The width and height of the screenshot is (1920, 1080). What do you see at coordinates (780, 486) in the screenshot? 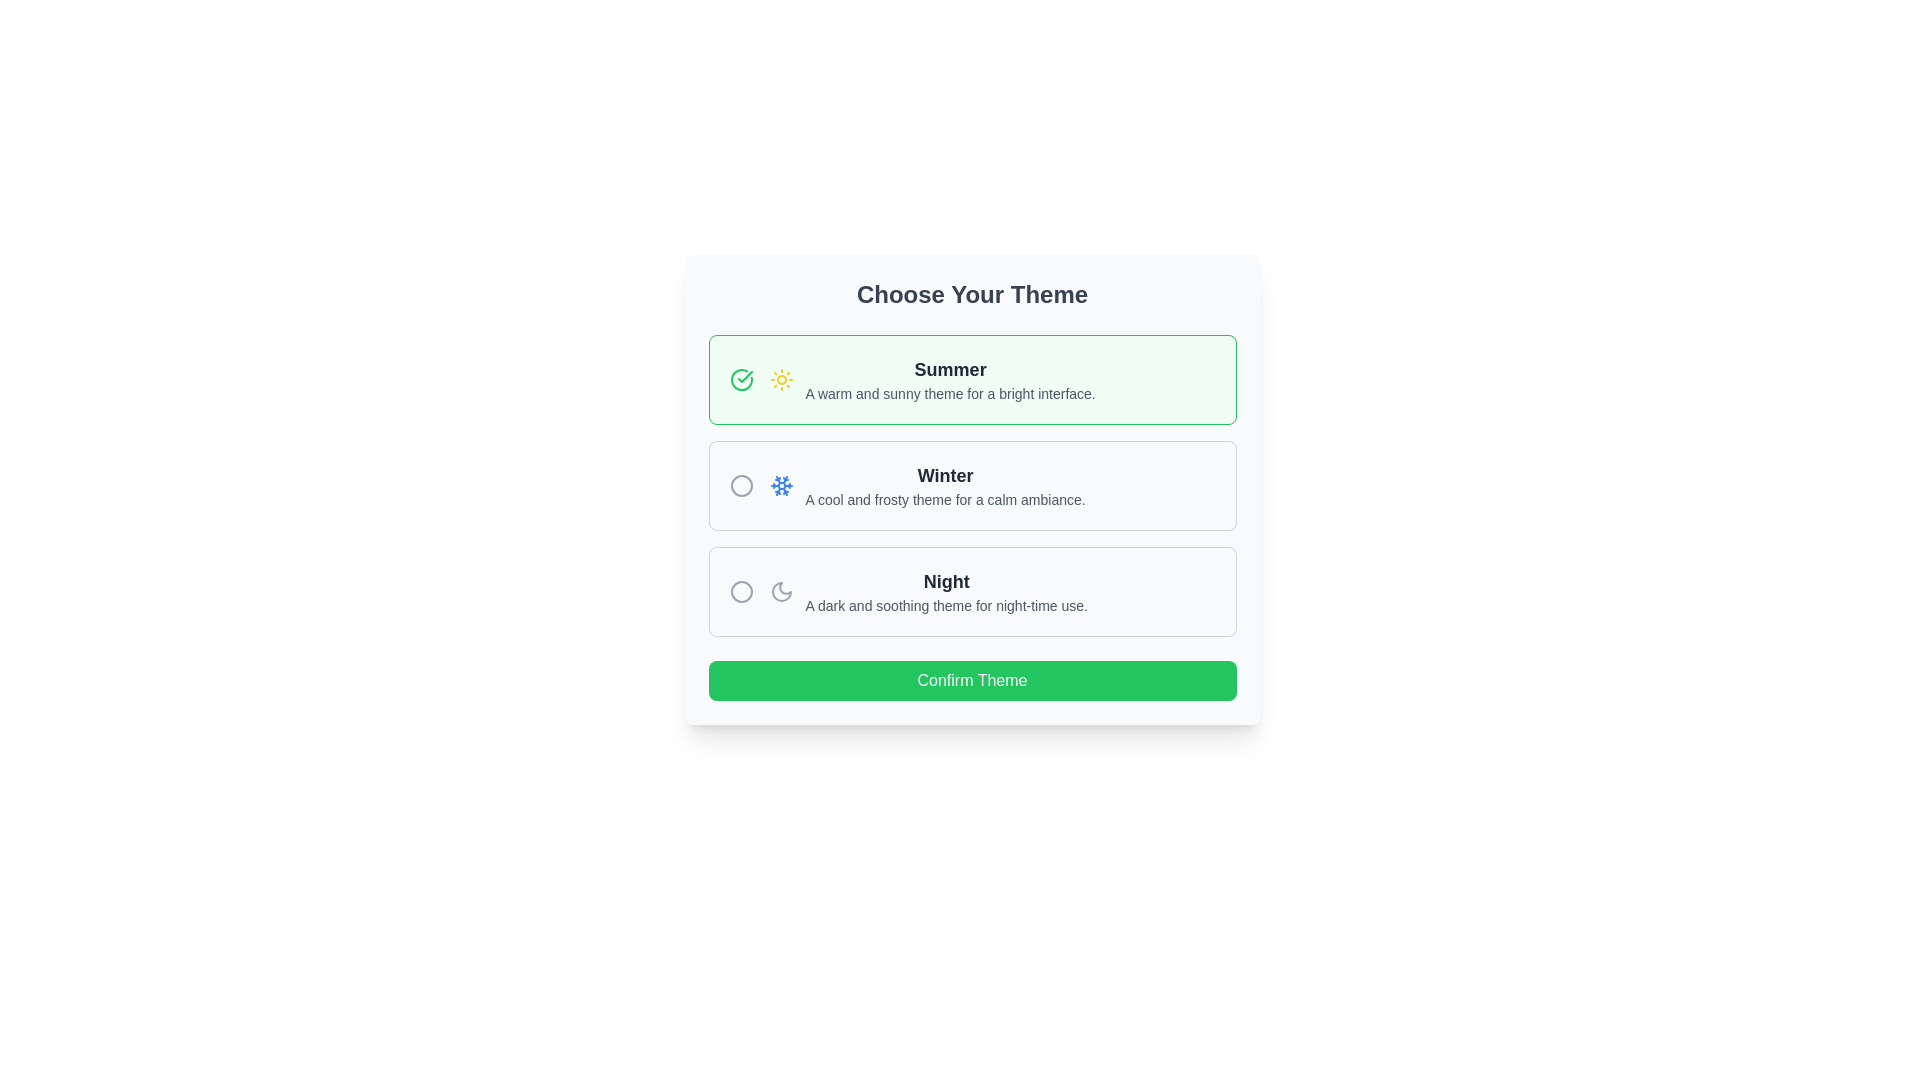
I see `the snowflake icon` at bounding box center [780, 486].